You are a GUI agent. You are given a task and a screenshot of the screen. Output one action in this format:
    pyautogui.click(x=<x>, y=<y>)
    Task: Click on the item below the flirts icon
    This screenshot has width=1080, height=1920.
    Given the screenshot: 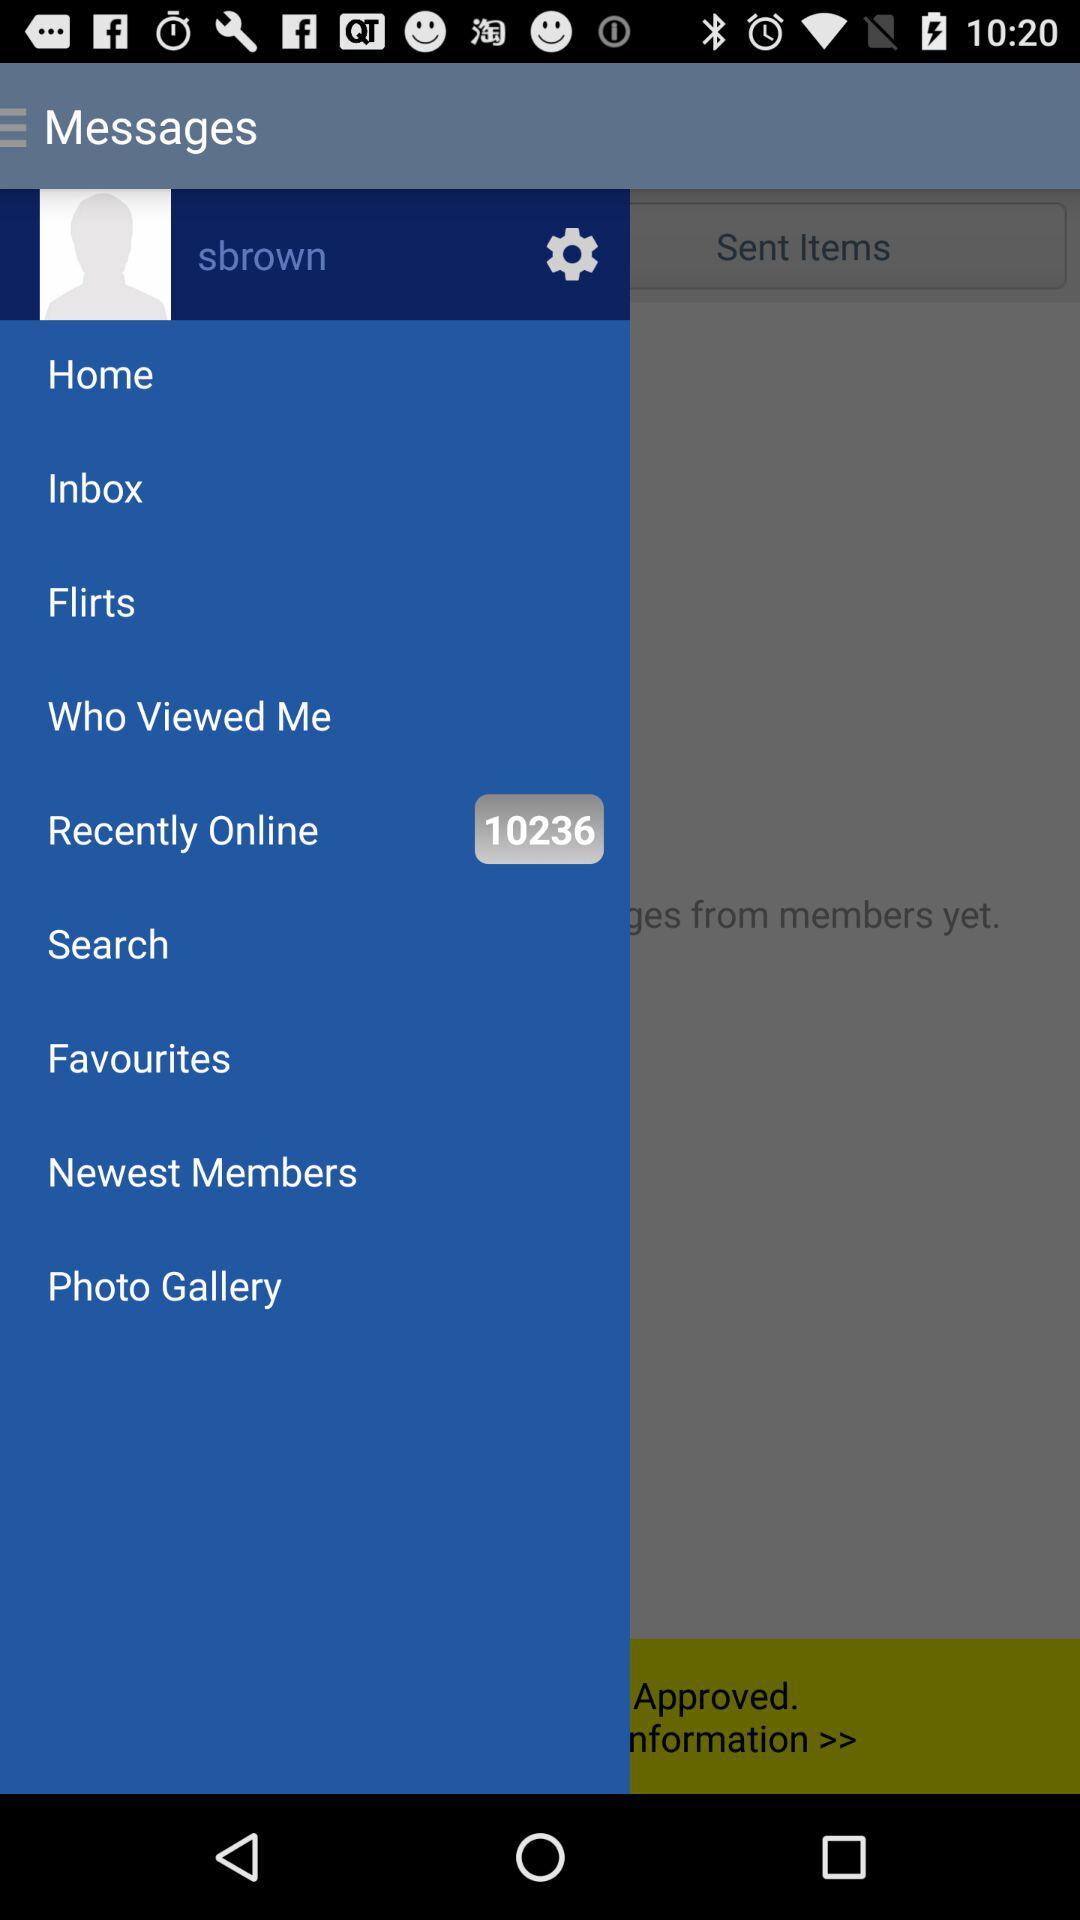 What is the action you would take?
    pyautogui.click(x=189, y=715)
    